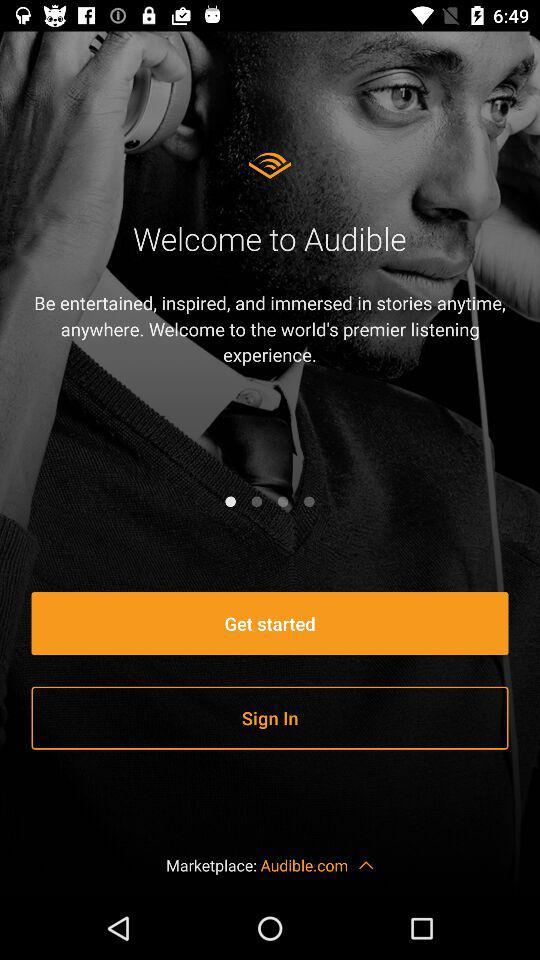  Describe the element at coordinates (256, 500) in the screenshot. I see `item below be entertained inspired item` at that location.